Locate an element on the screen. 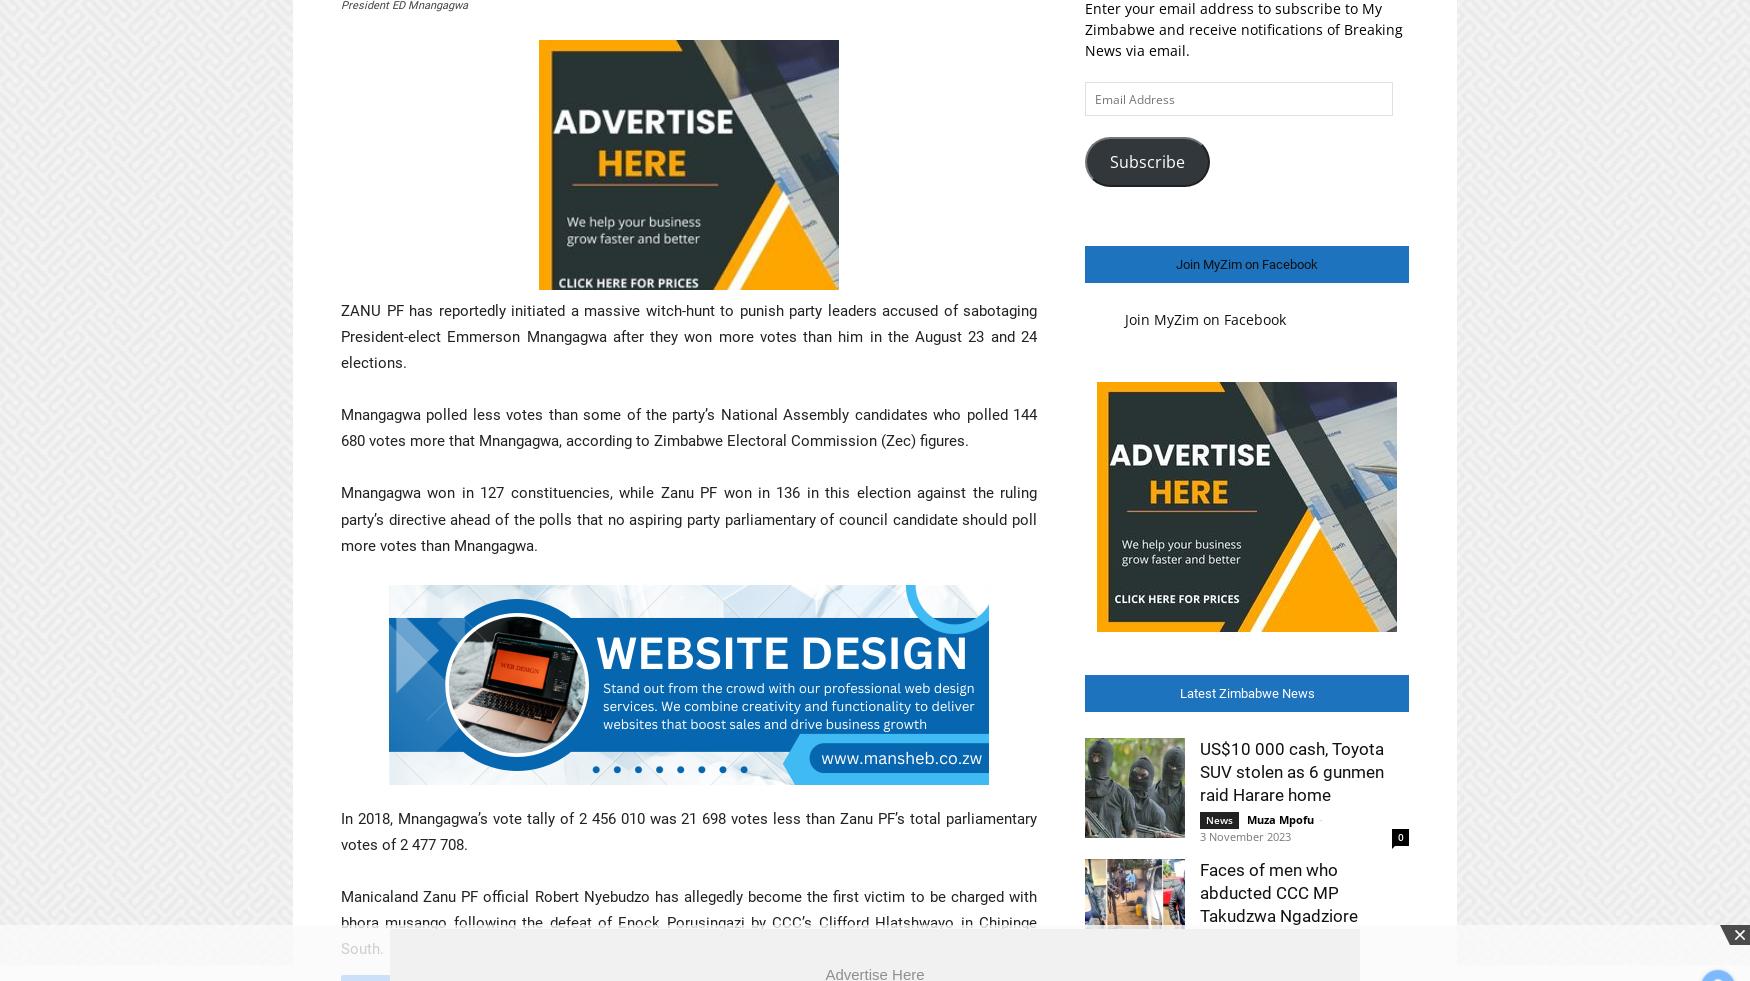 This screenshot has height=981, width=1750. 'US$10 000 cash, Toyota SUV stolen as 6 gunmen raid Harare home' is located at coordinates (1291, 772).